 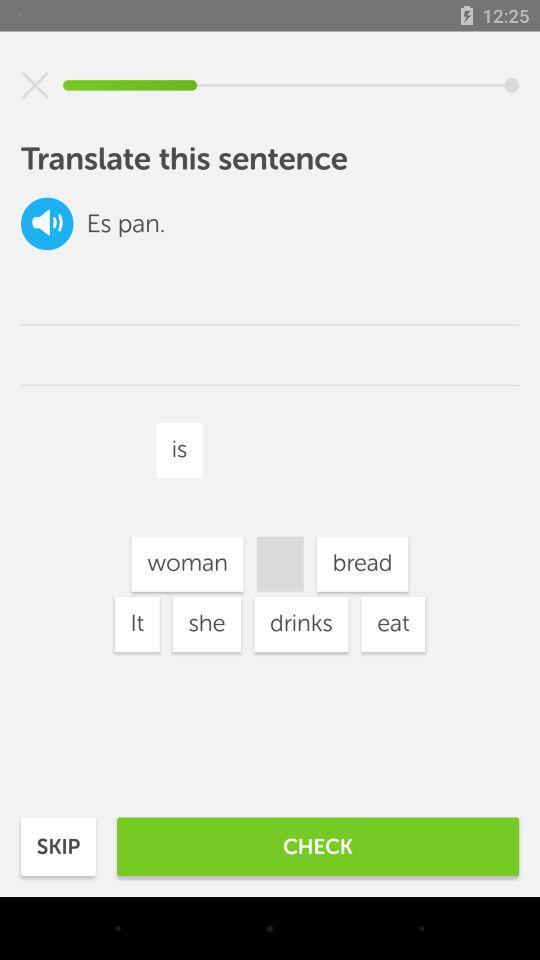 I want to click on the icon next to the check icon, so click(x=58, y=845).